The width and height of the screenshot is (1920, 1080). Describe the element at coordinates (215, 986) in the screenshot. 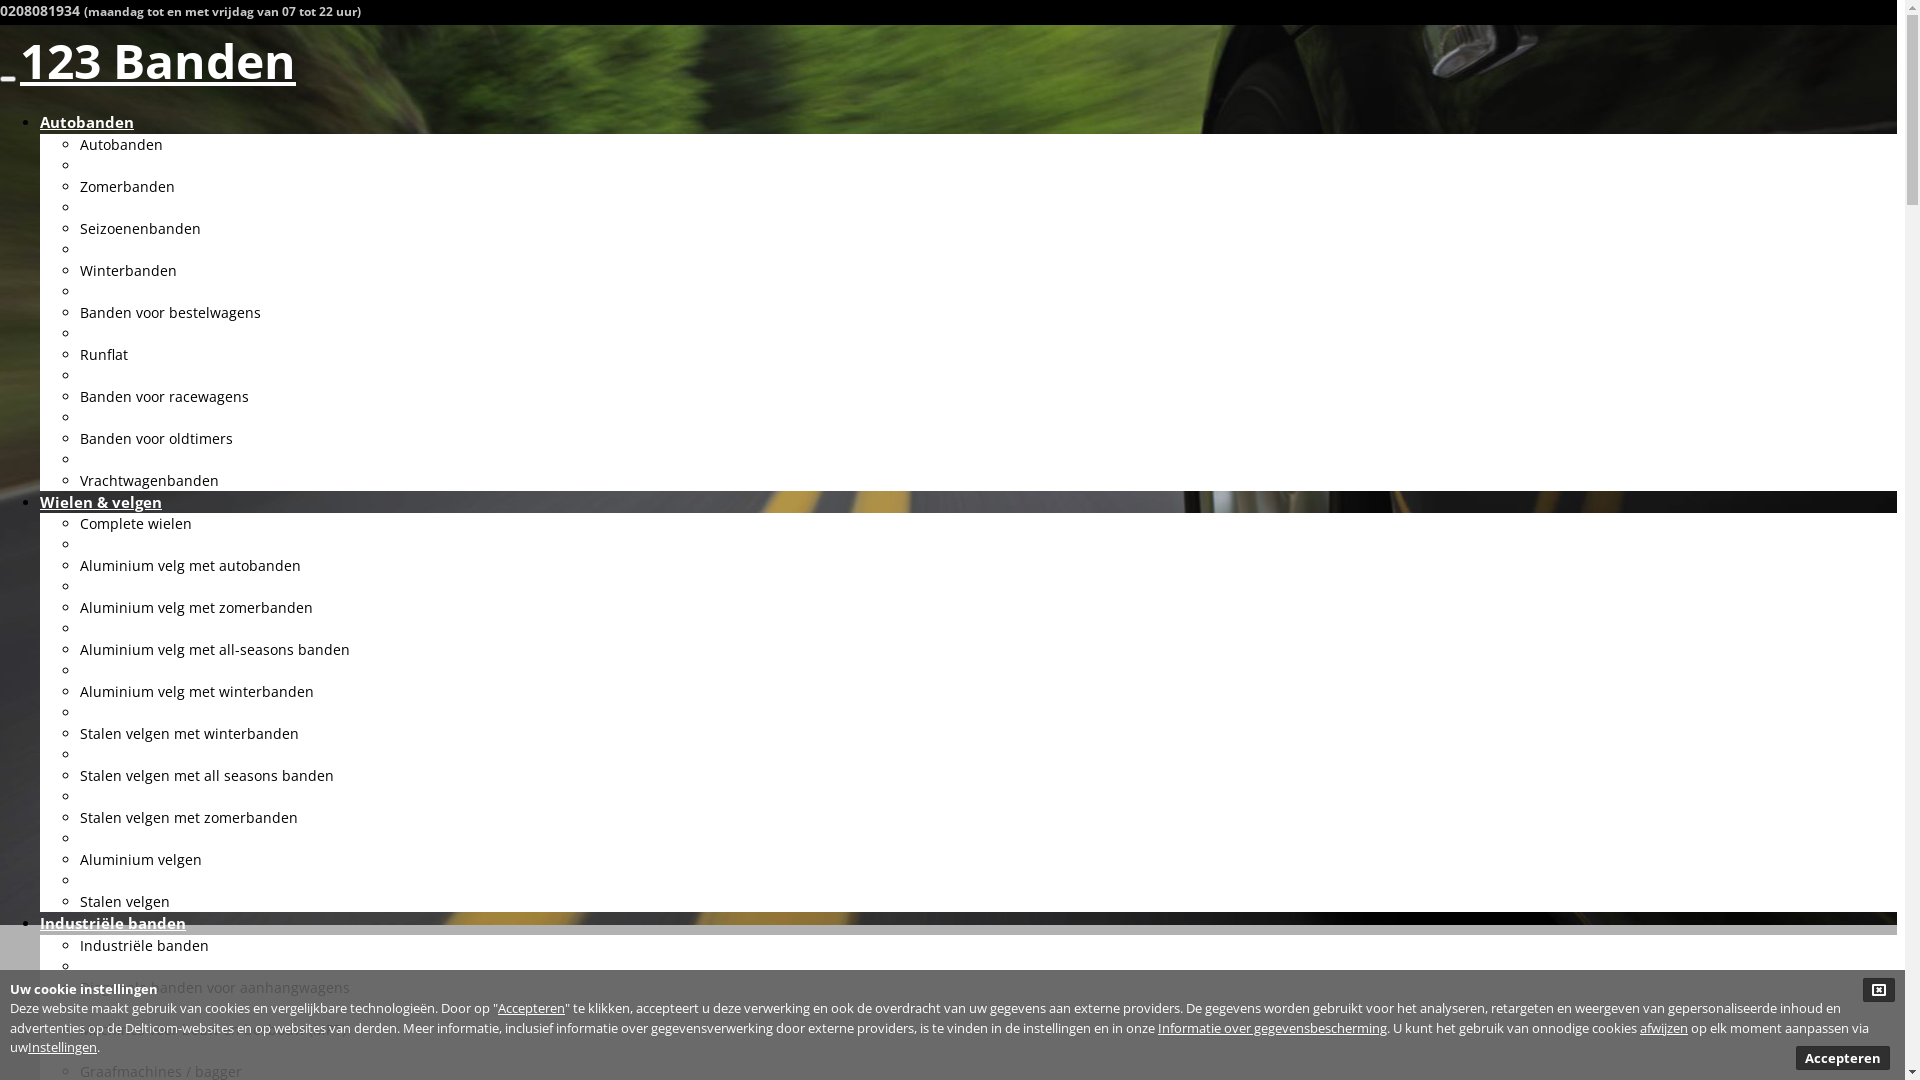

I see `'Diagonale banden voor aanhangwagens'` at that location.